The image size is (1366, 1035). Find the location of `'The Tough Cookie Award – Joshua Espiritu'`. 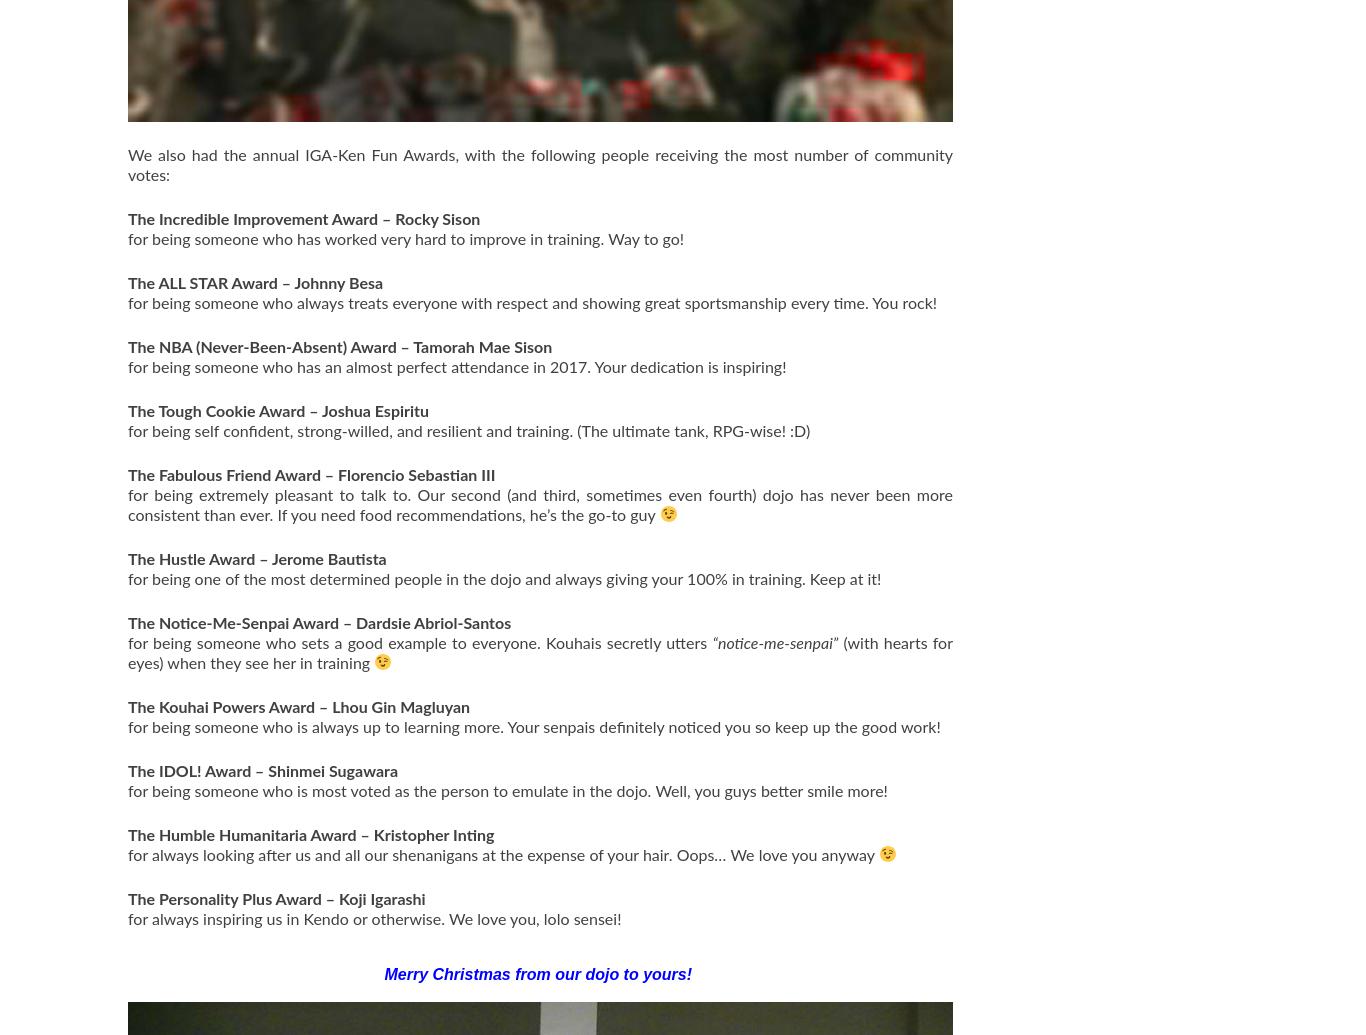

'The Tough Cookie Award – Joshua Espiritu' is located at coordinates (126, 410).